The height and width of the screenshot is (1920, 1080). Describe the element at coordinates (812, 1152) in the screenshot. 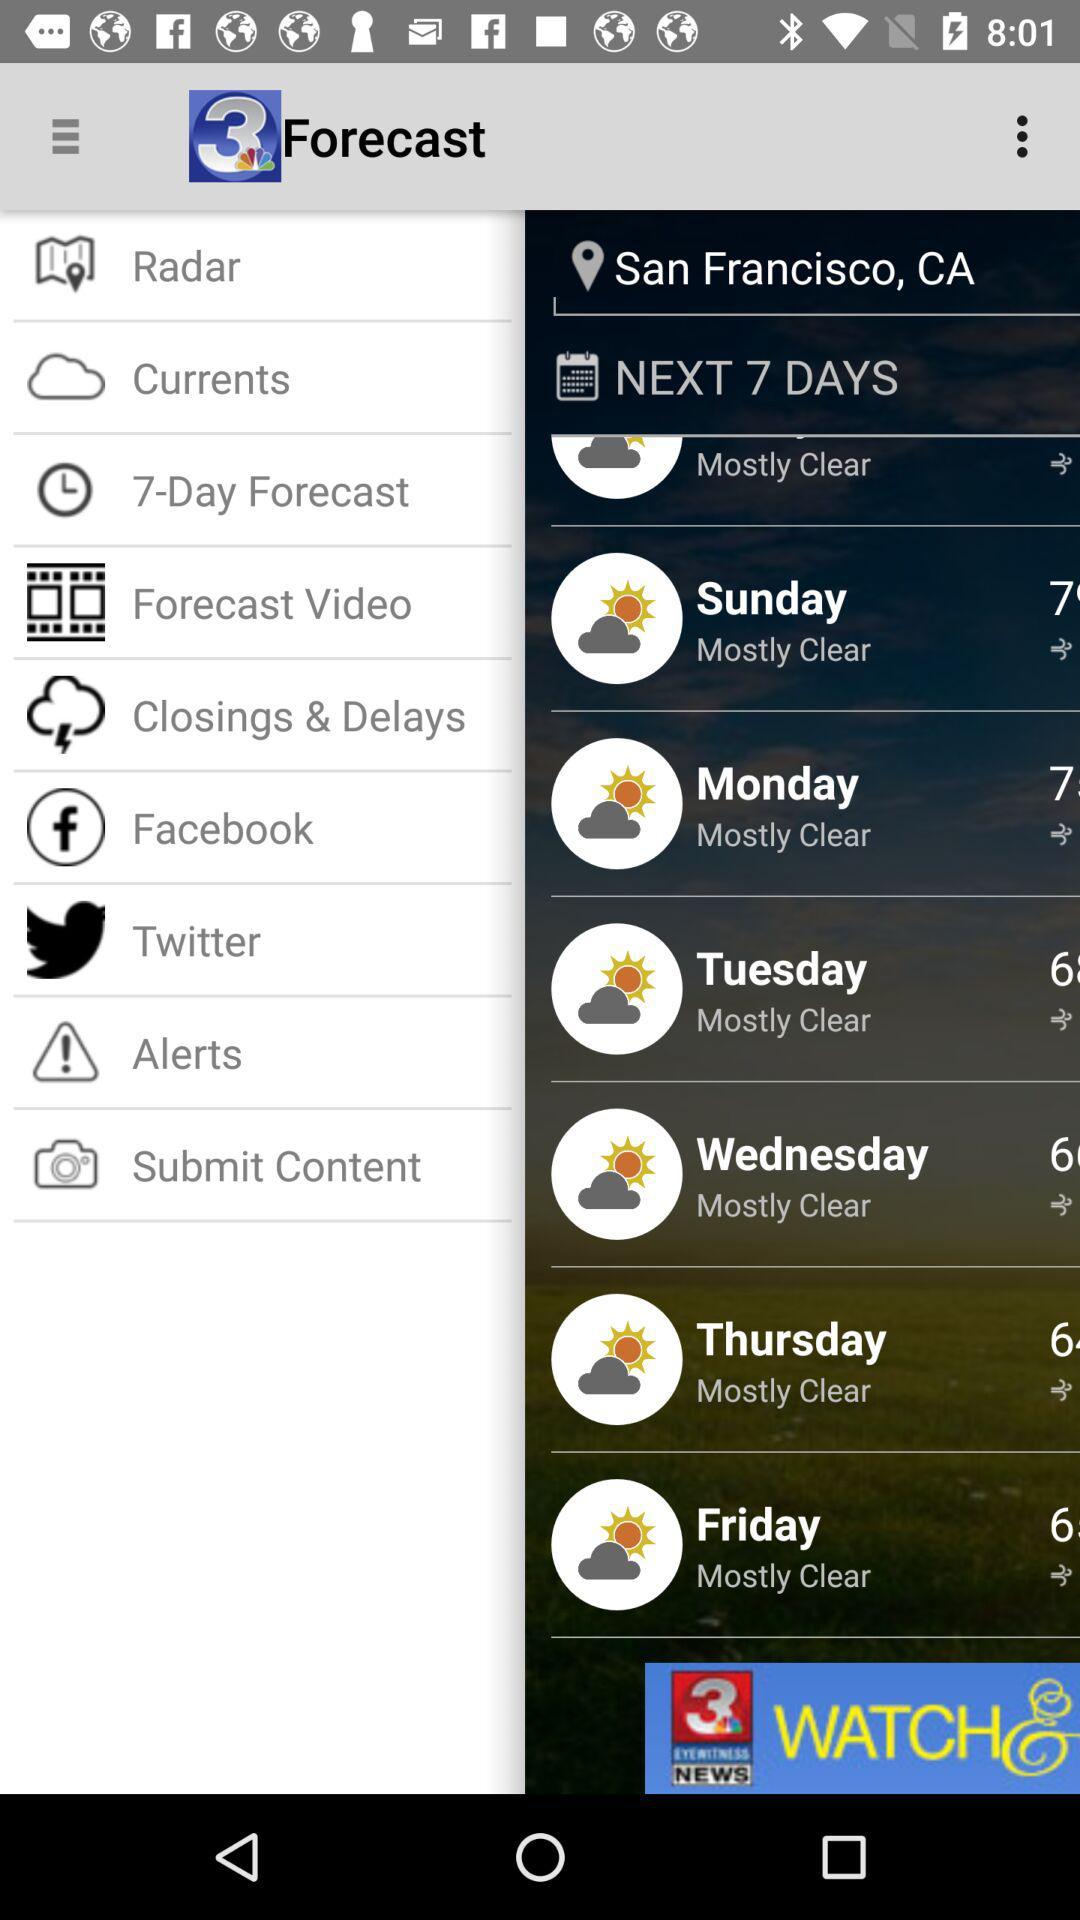

I see `the wednesday icon` at that location.